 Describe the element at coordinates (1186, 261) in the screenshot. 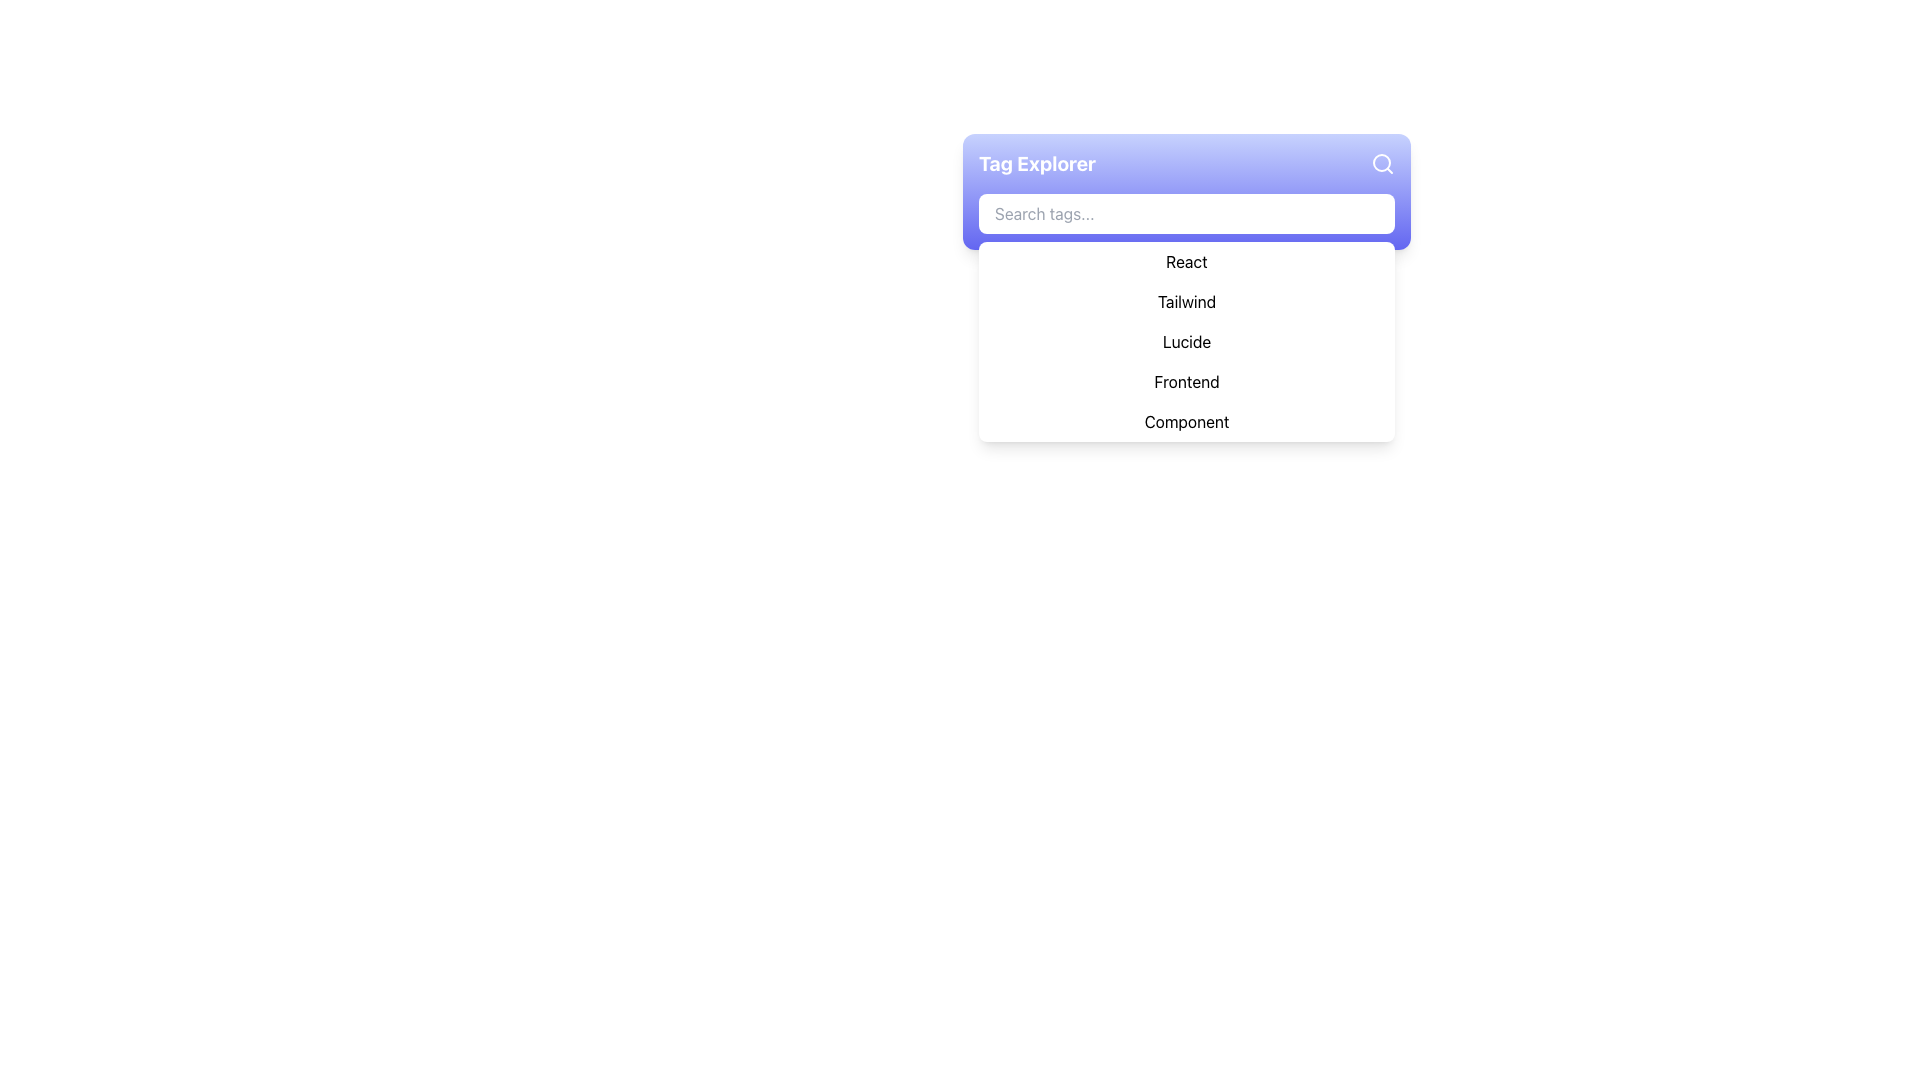

I see `the text entry displaying 'React' in the dropdown menu, which is the first item in the list beneath the 'Tag Explorer' search bar` at that location.